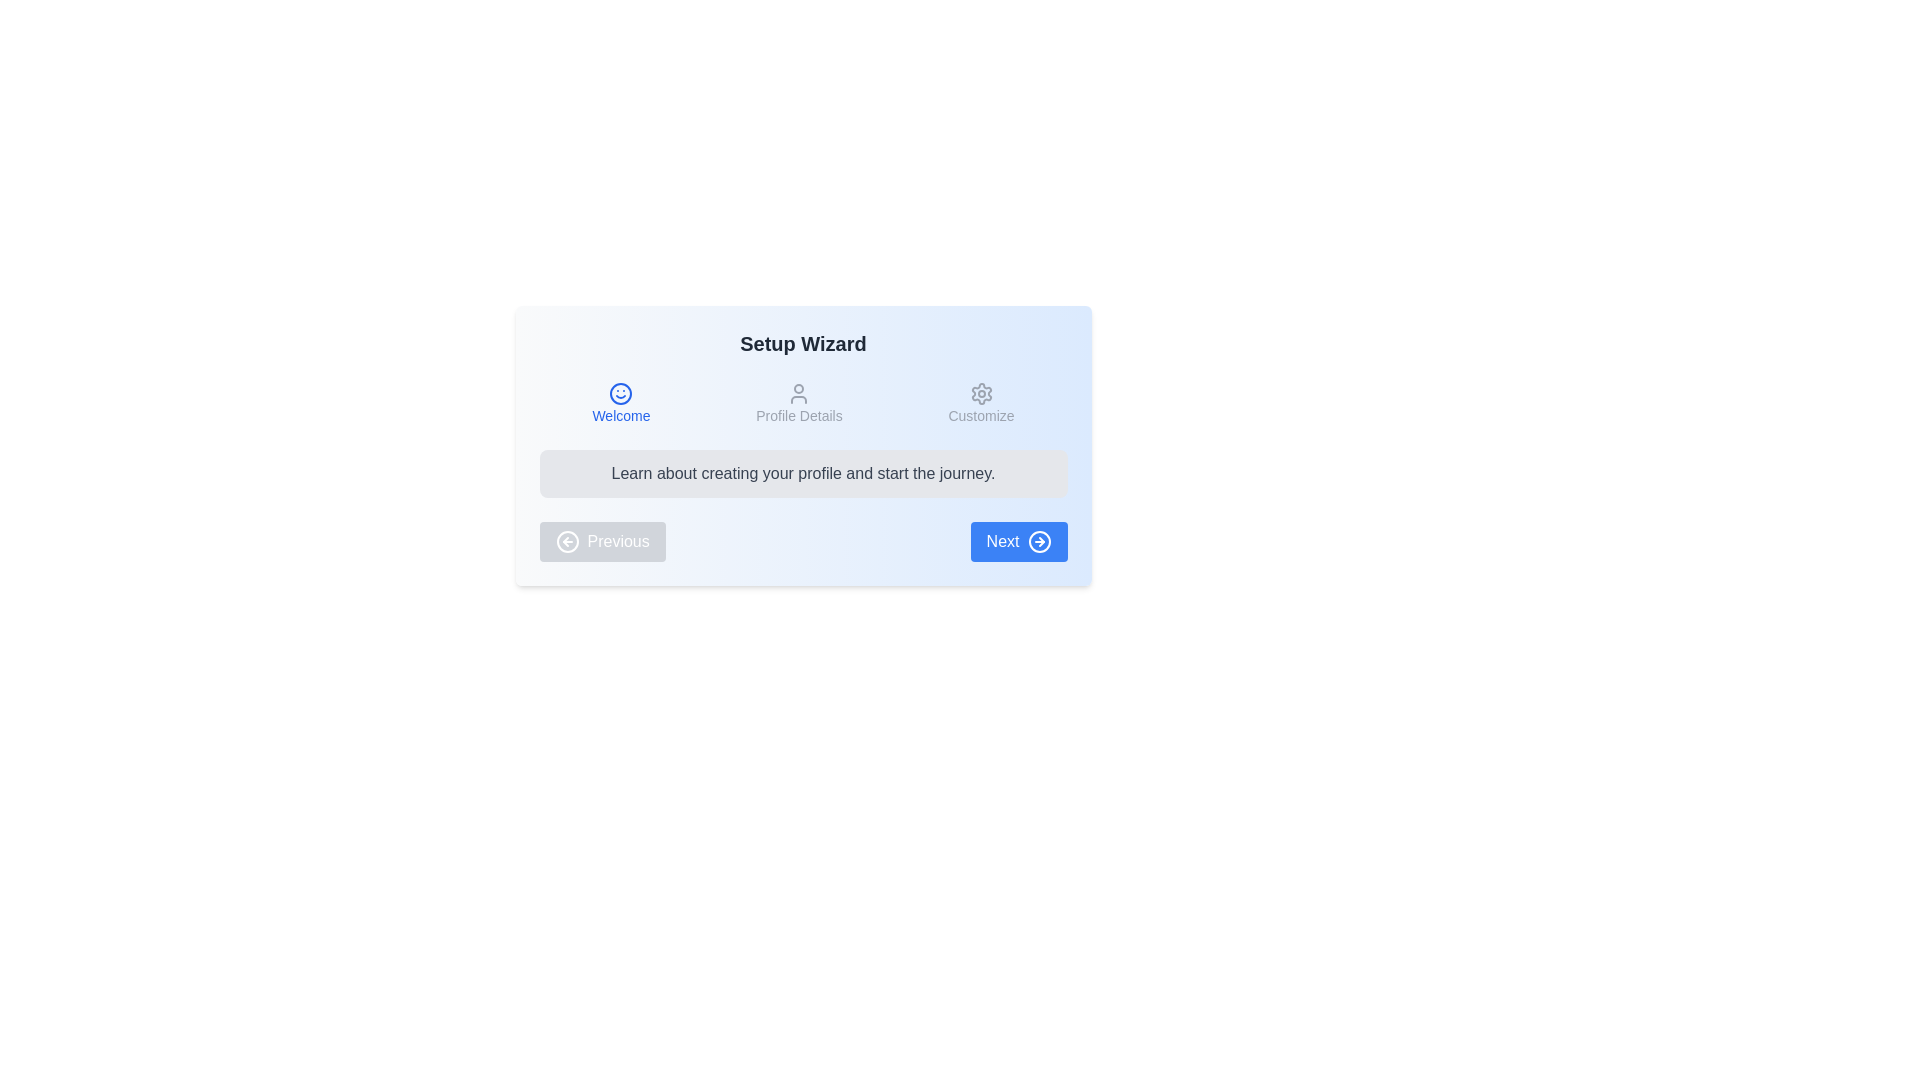 Image resolution: width=1920 pixels, height=1080 pixels. Describe the element at coordinates (798, 393) in the screenshot. I see `the icon representing 'Profile Details'` at that location.